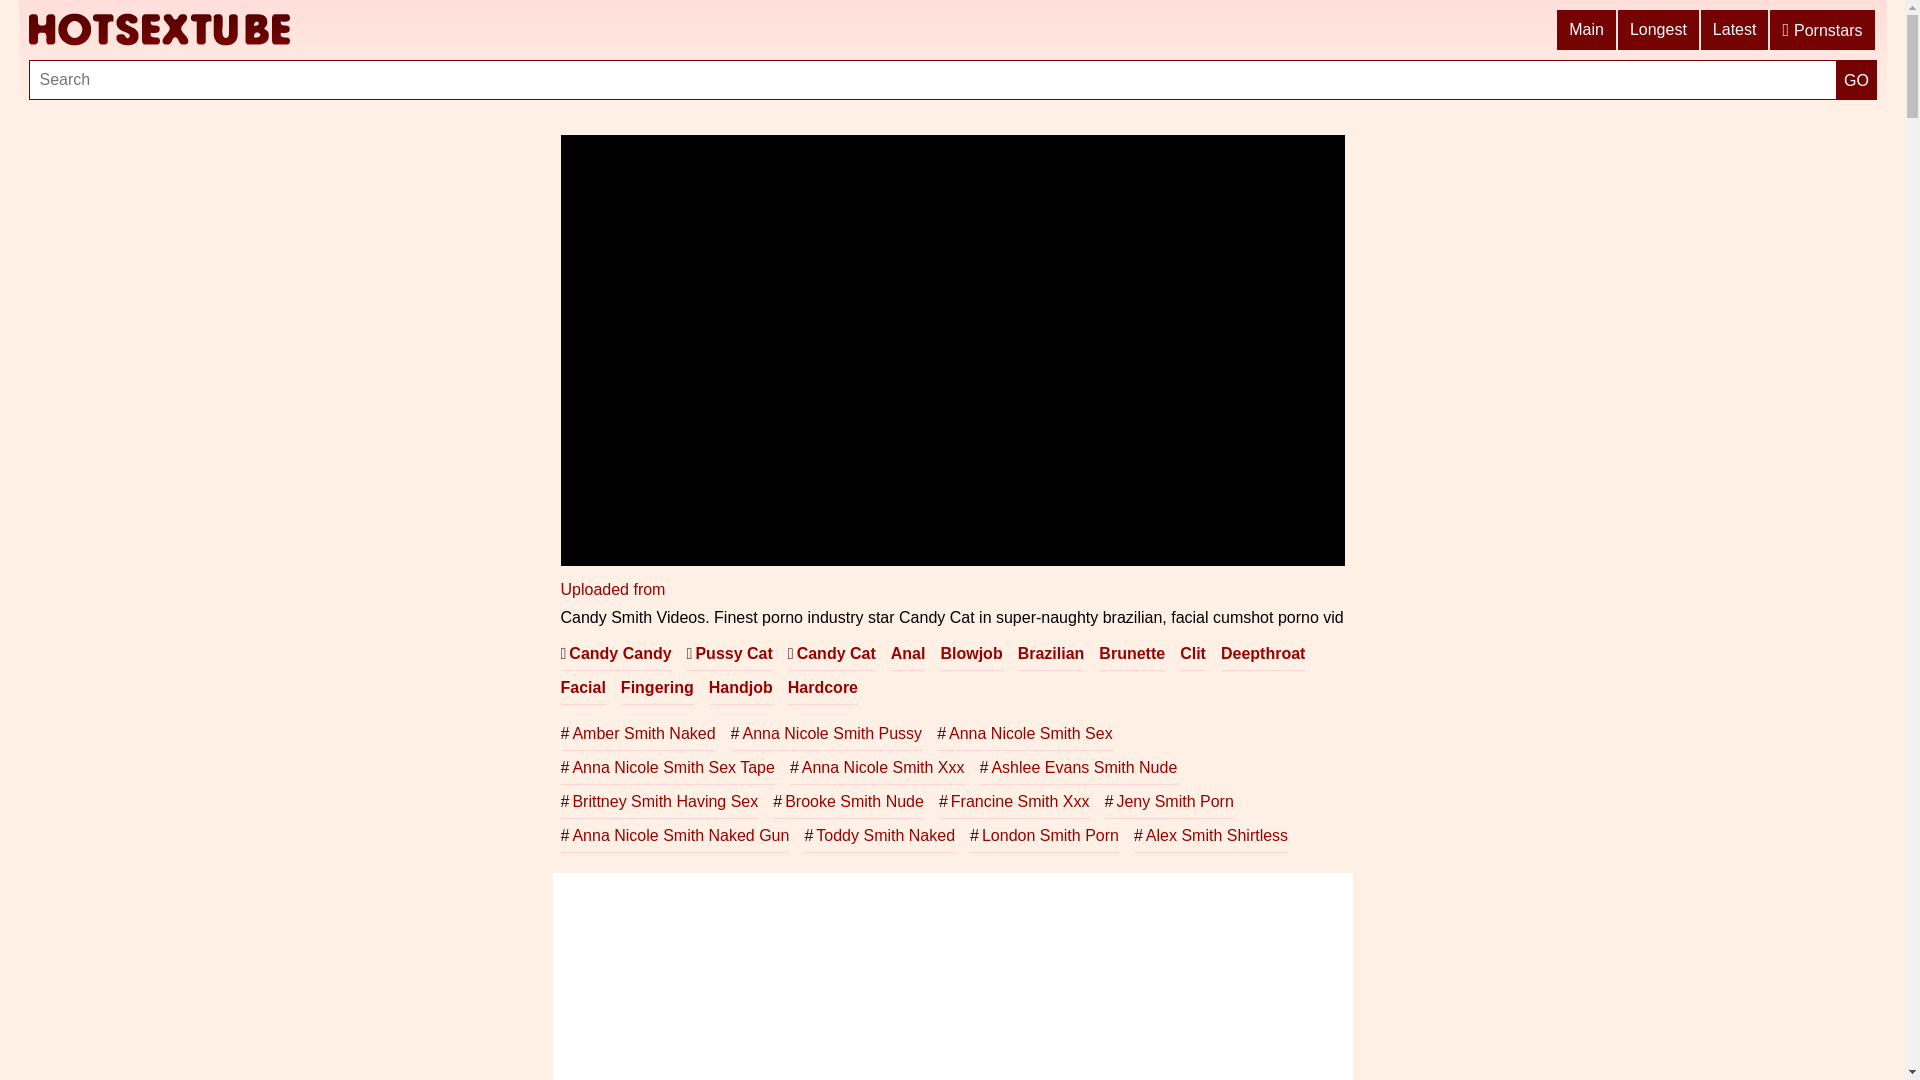 The height and width of the screenshot is (1080, 1920). Describe the element at coordinates (970, 654) in the screenshot. I see `'Blowjob'` at that location.